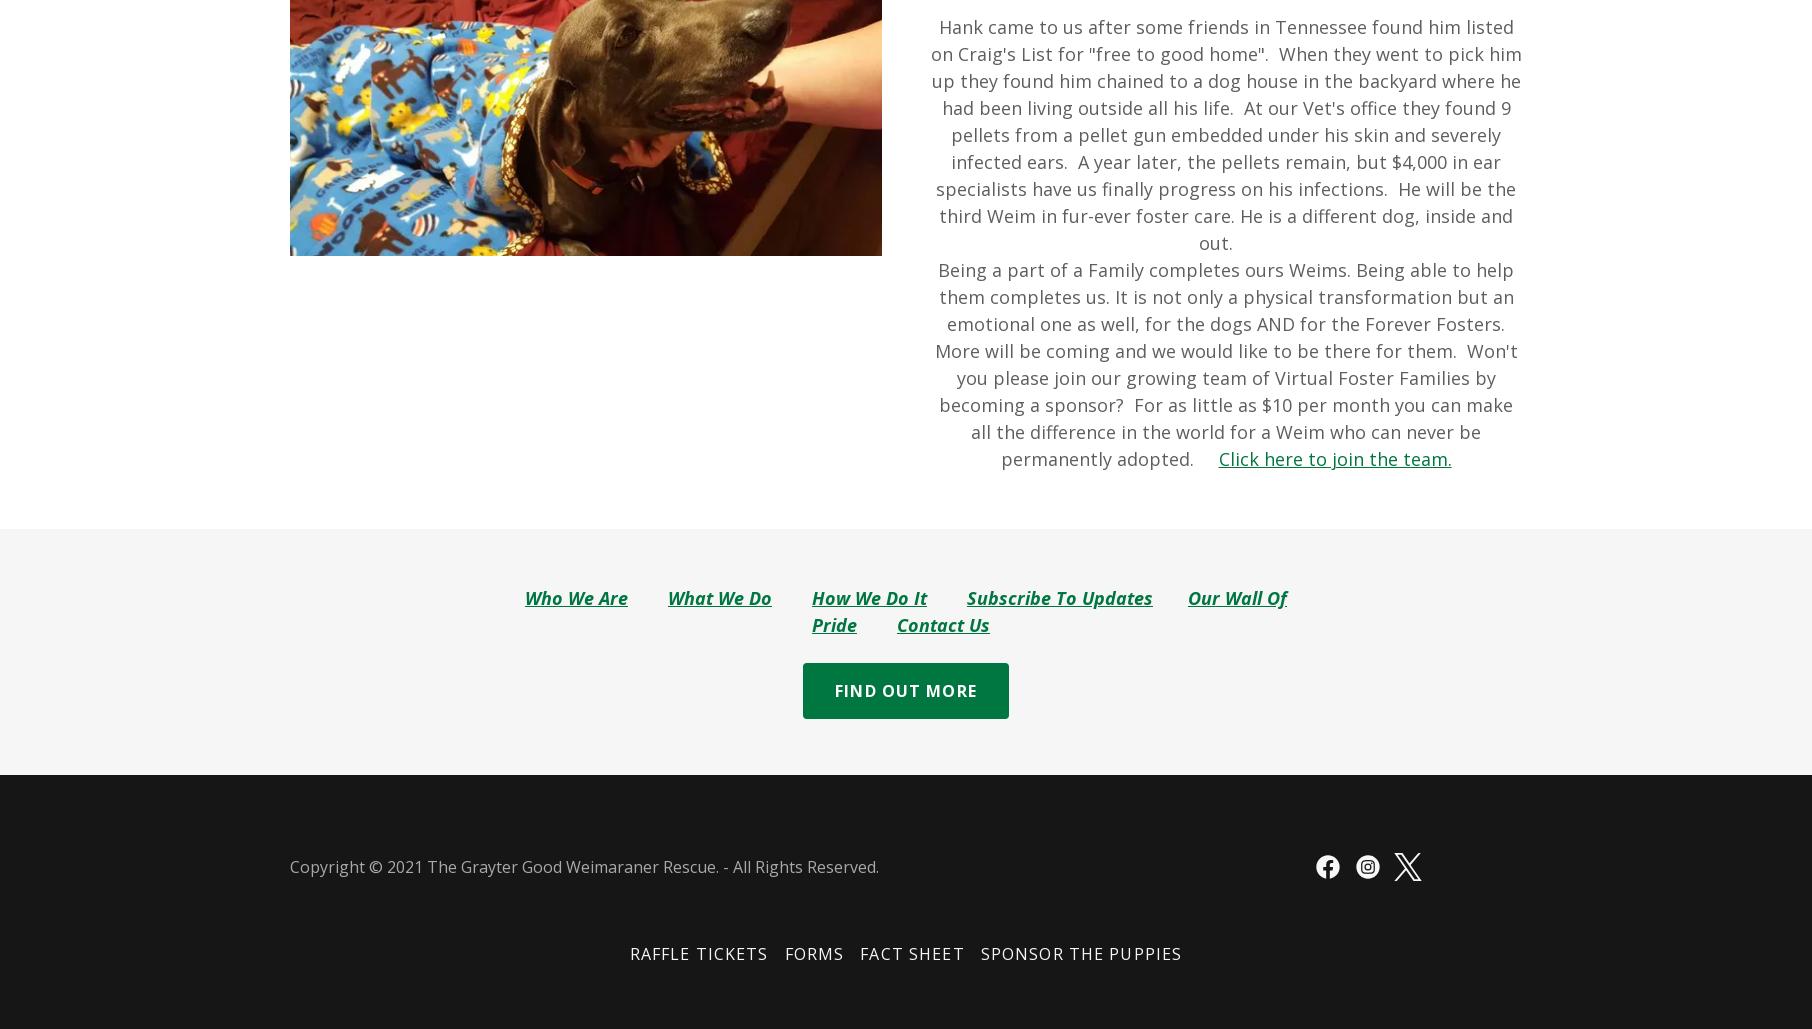 The height and width of the screenshot is (1029, 1812). Describe the element at coordinates (911, 953) in the screenshot. I see `'Fact Sheet'` at that location.